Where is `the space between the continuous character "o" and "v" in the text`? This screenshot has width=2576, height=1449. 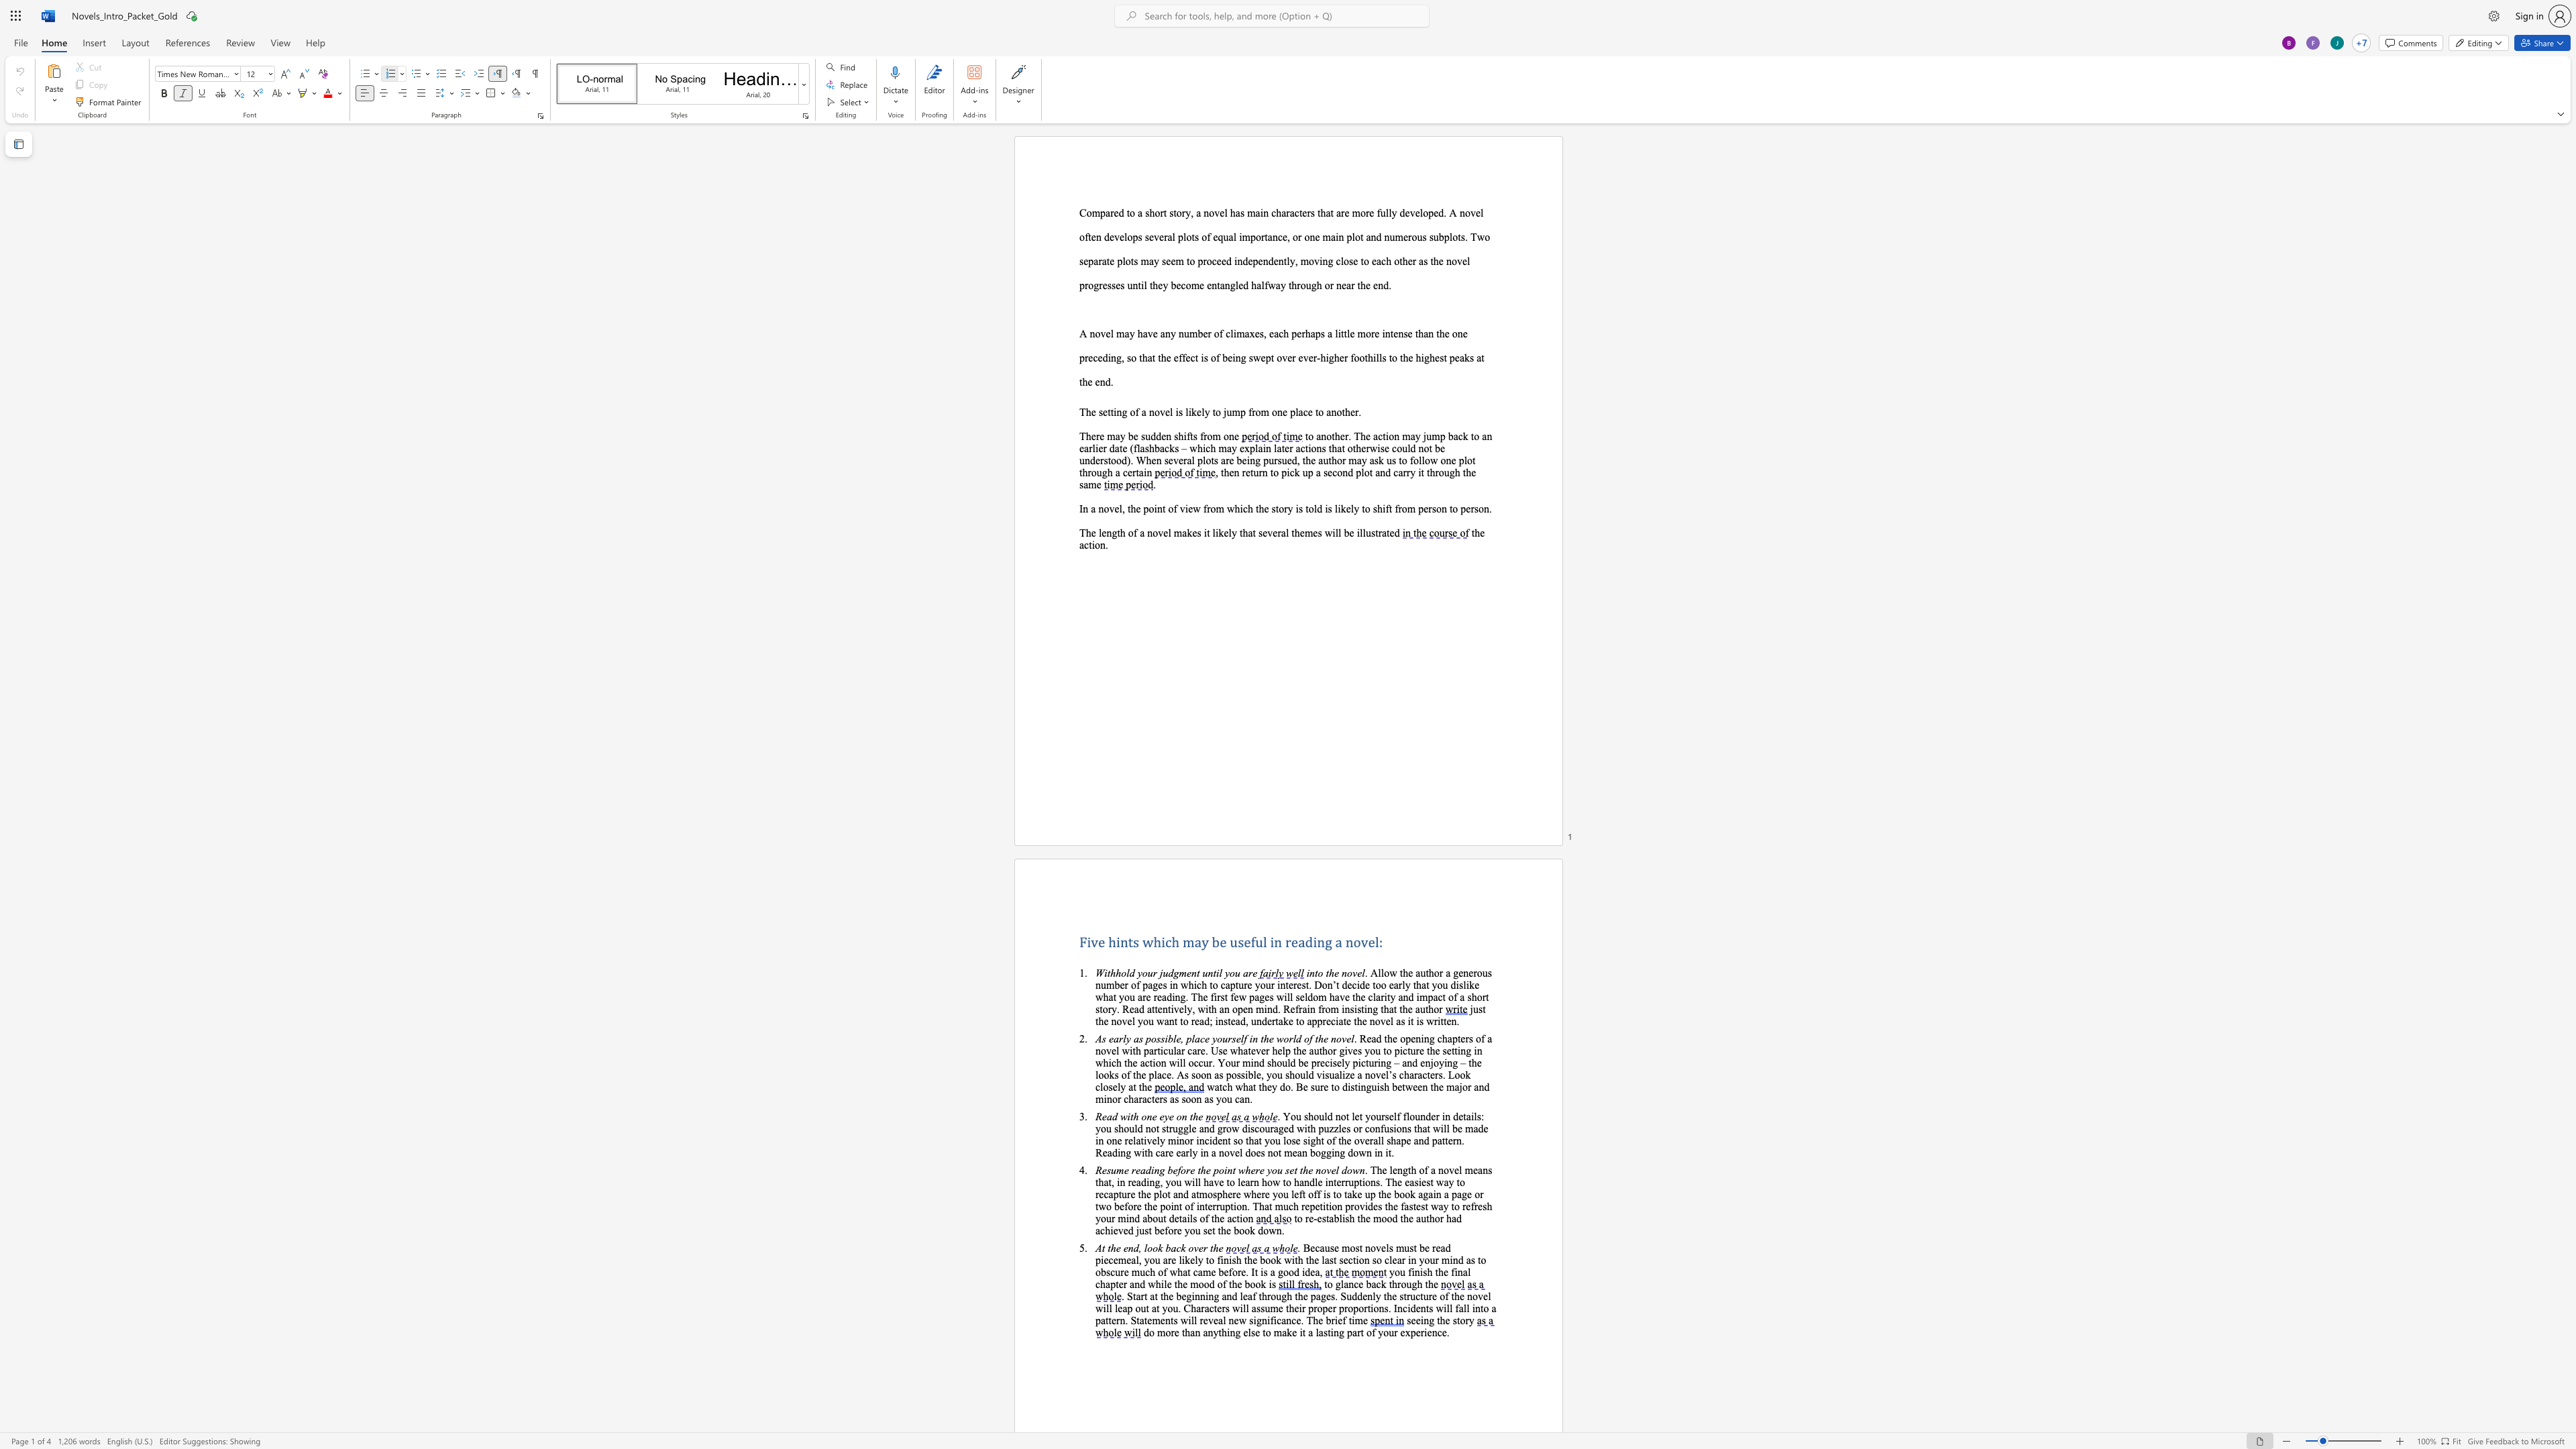 the space between the continuous character "o" and "v" in the text is located at coordinates (1448, 1170).